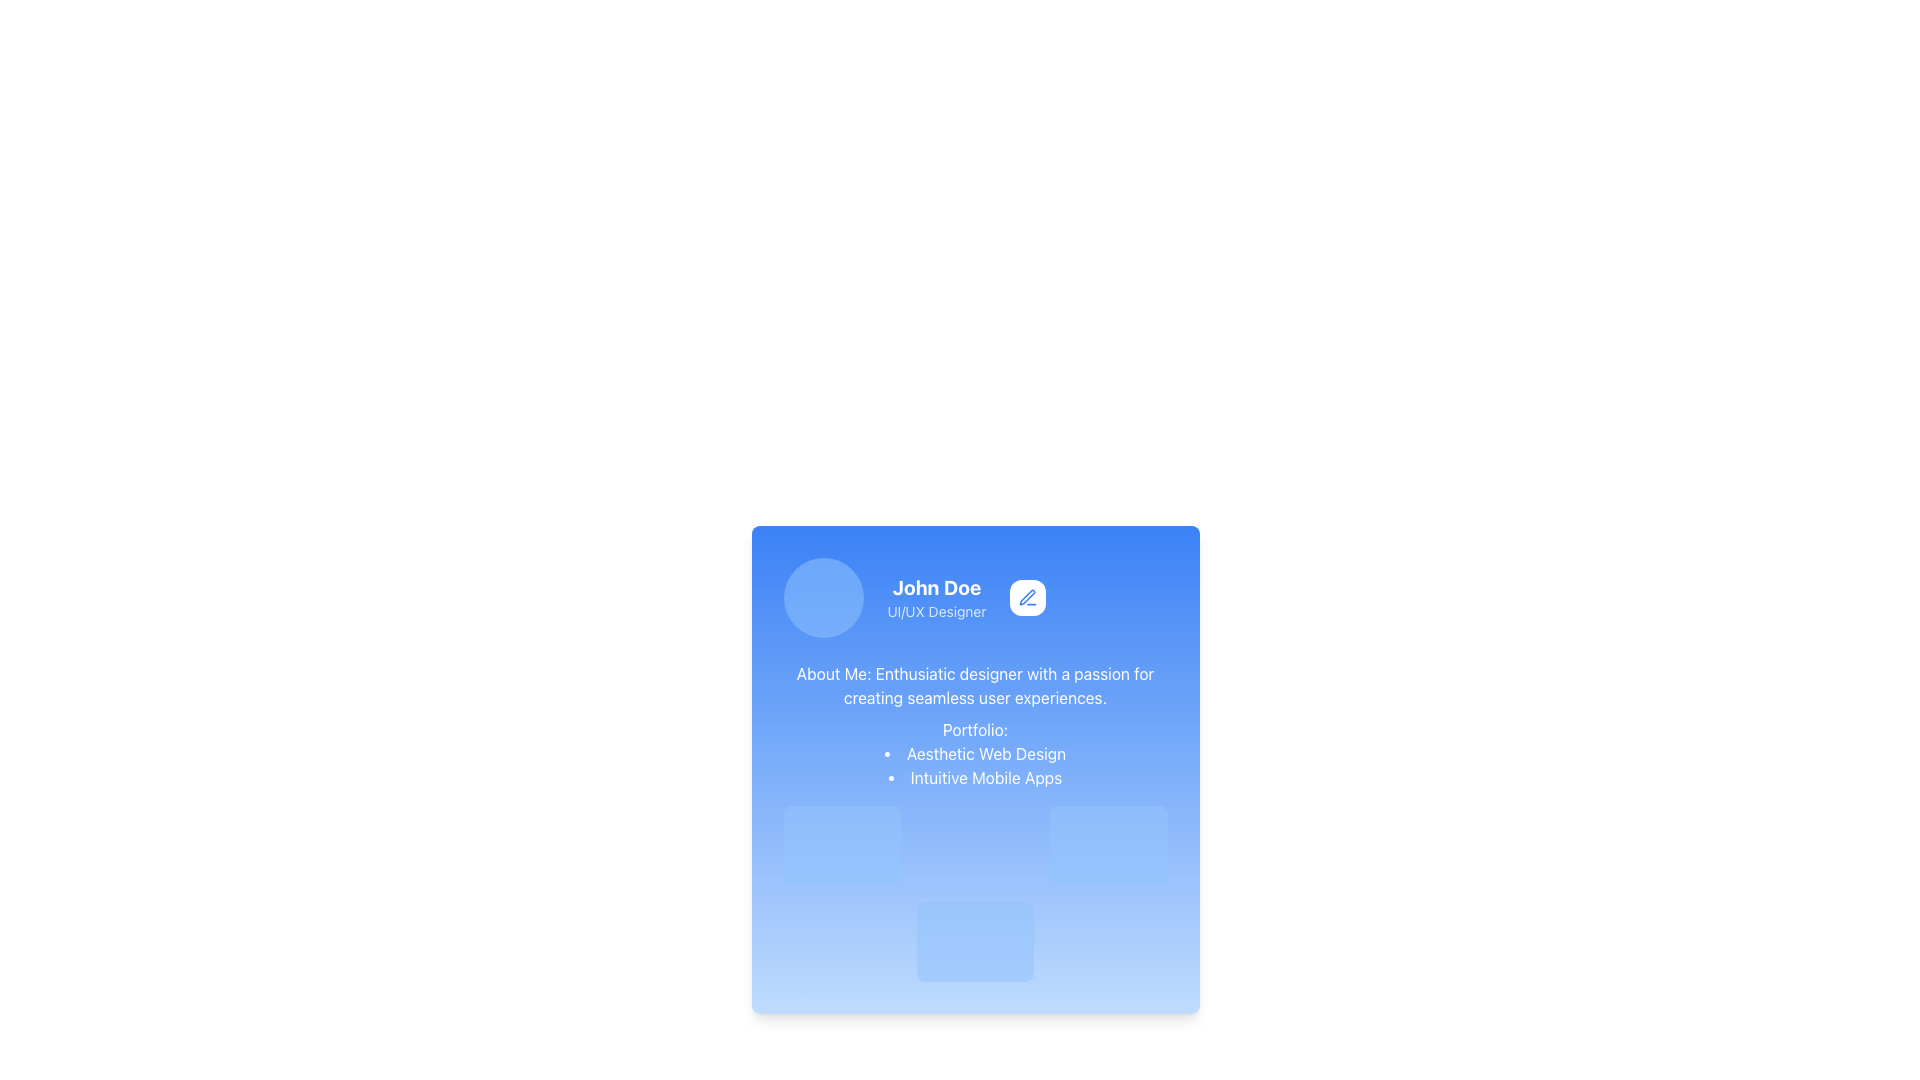 The width and height of the screenshot is (1920, 1080). Describe the element at coordinates (975, 765) in the screenshot. I see `the bulleted list containing 'Aesthetic Web Design' and 'Intuitive Mobile Apps' styled in white text on a blue background, located in the lower section of the blue card` at that location.